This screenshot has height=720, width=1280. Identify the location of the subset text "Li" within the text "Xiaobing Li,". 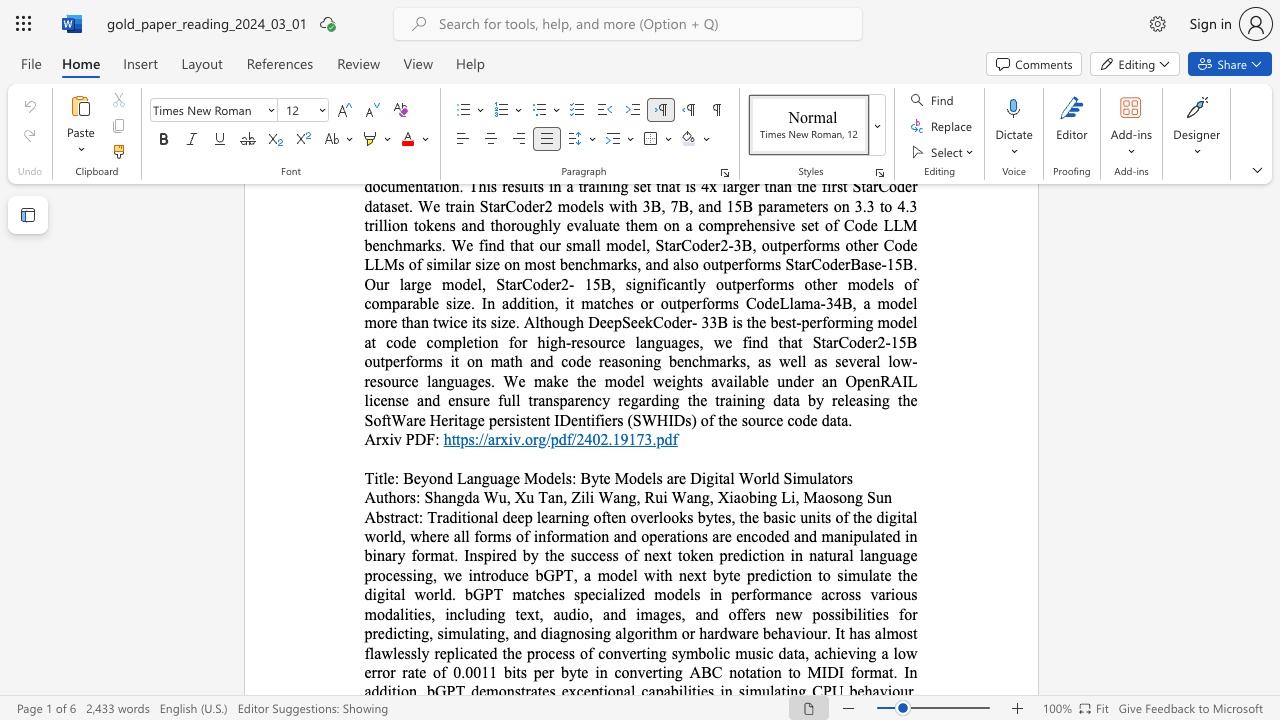
(780, 496).